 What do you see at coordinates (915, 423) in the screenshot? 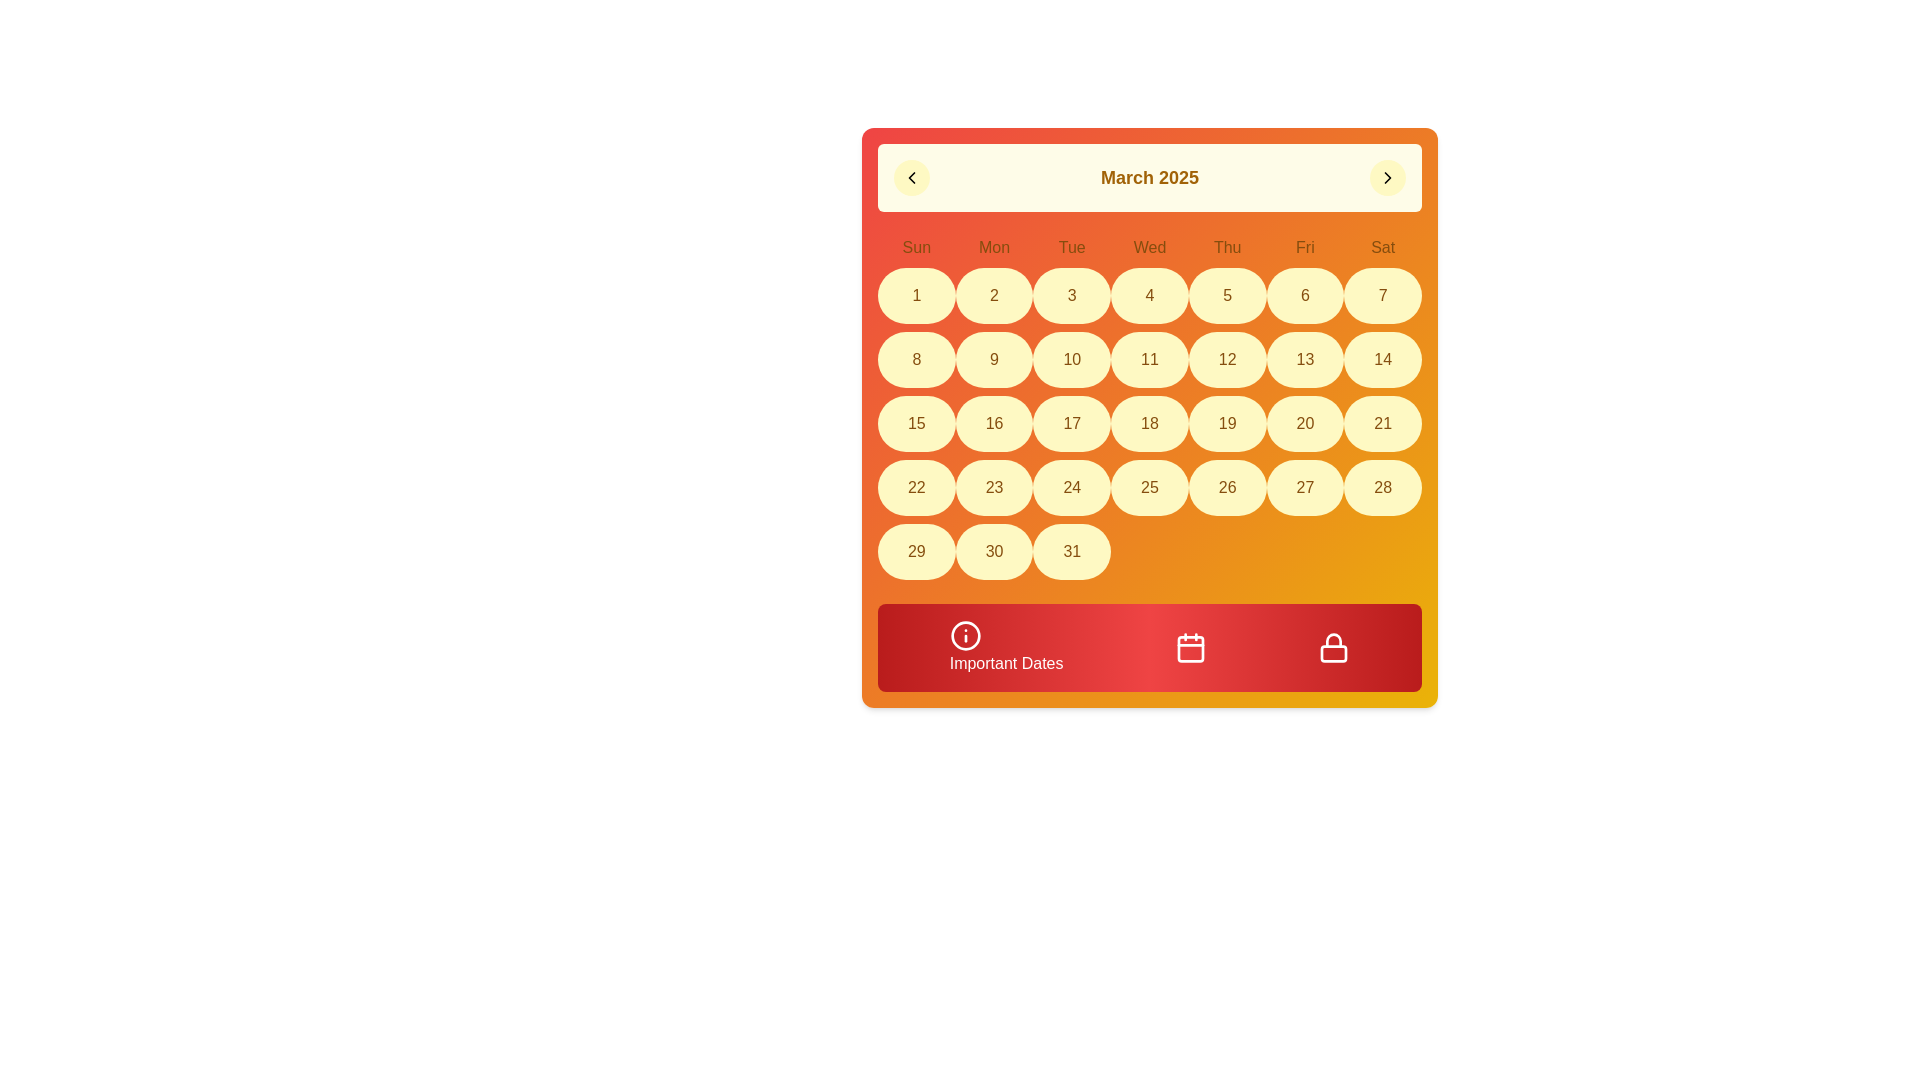
I see `the fifth circular button in the fourth row of the calendar, which represents the 15th day of the month` at bounding box center [915, 423].